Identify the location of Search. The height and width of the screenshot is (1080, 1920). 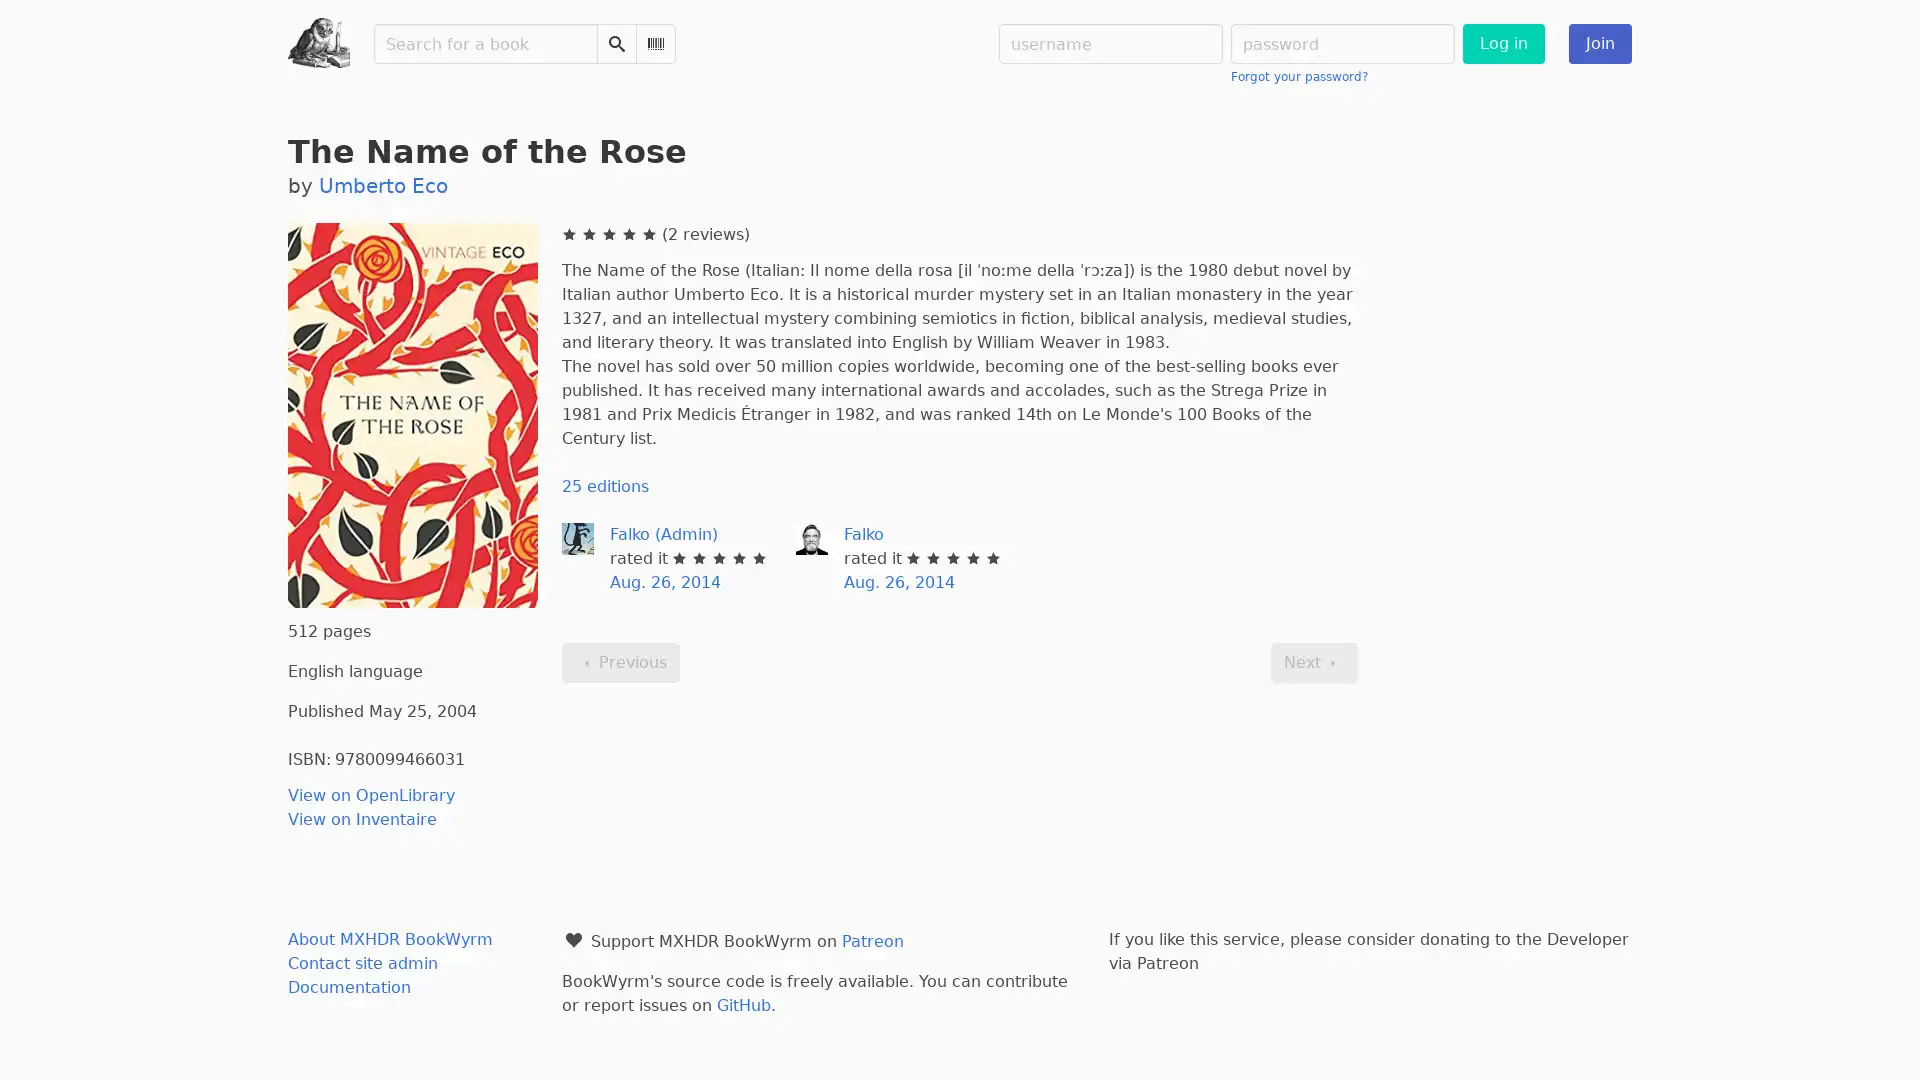
(616, 43).